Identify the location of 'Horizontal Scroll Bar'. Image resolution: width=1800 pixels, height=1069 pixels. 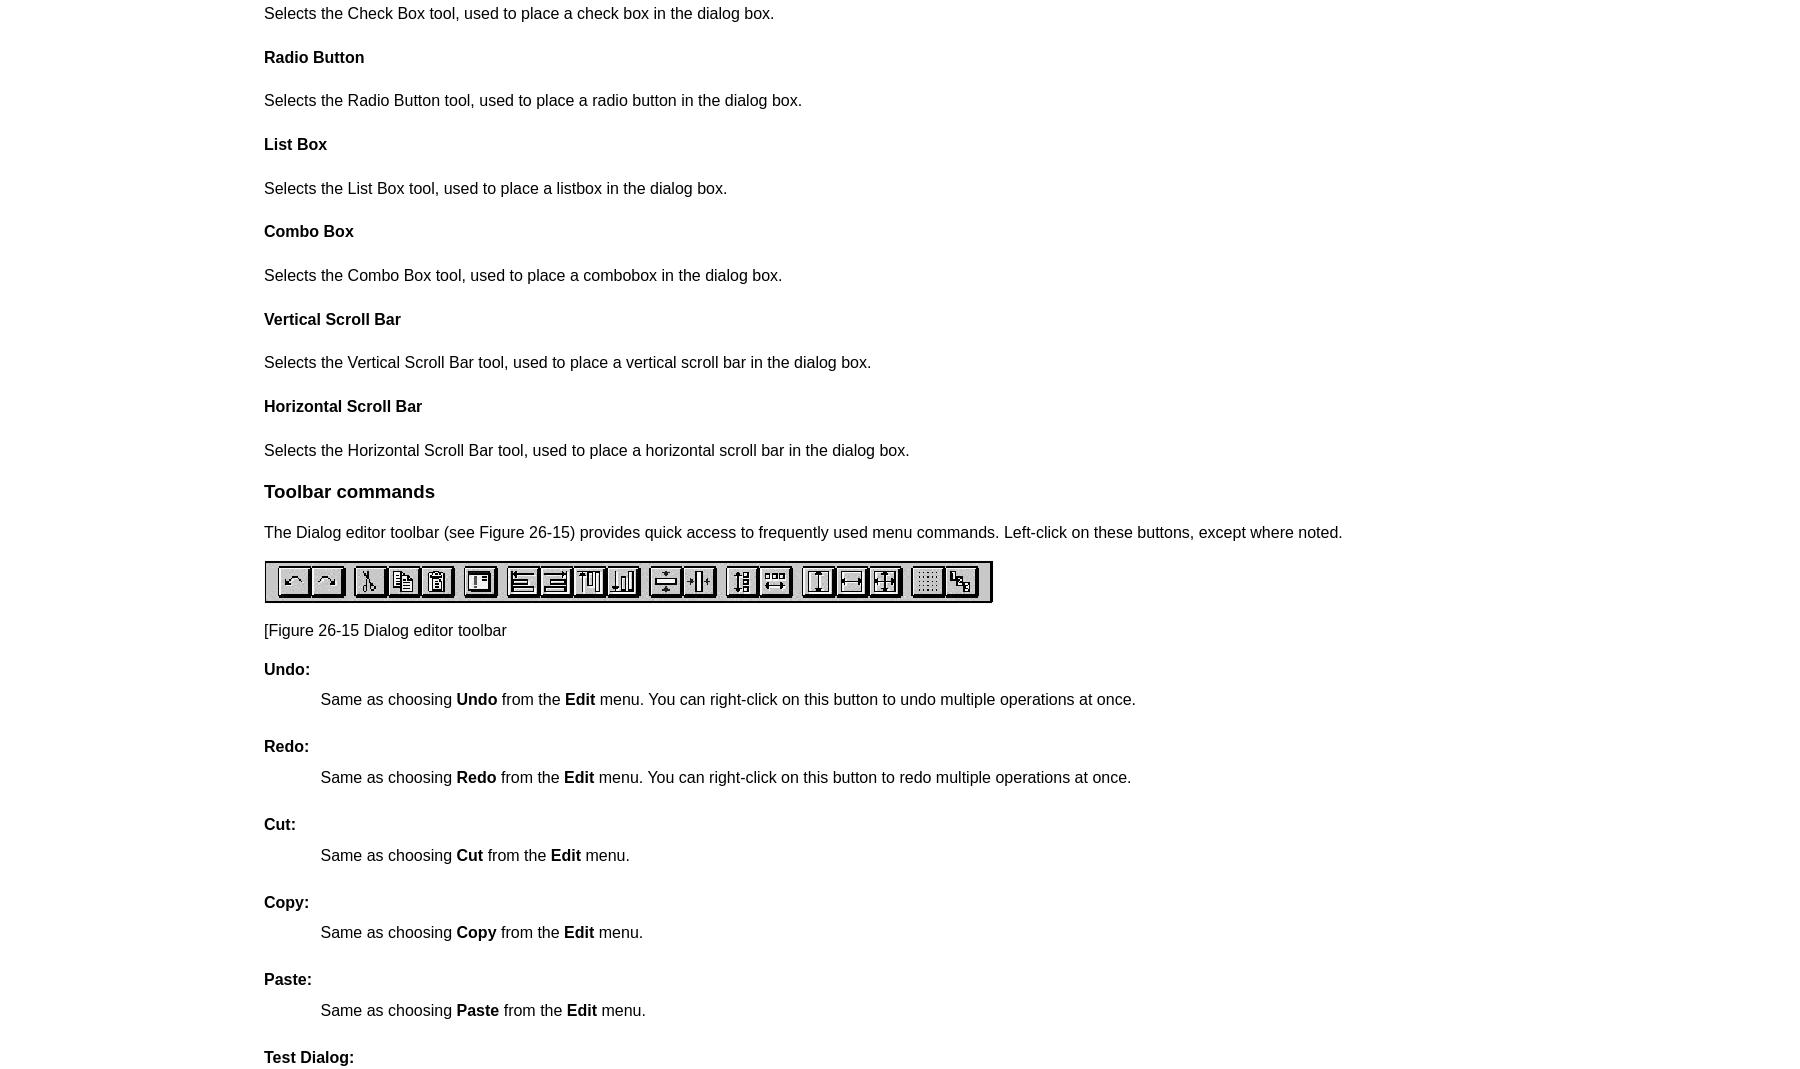
(343, 405).